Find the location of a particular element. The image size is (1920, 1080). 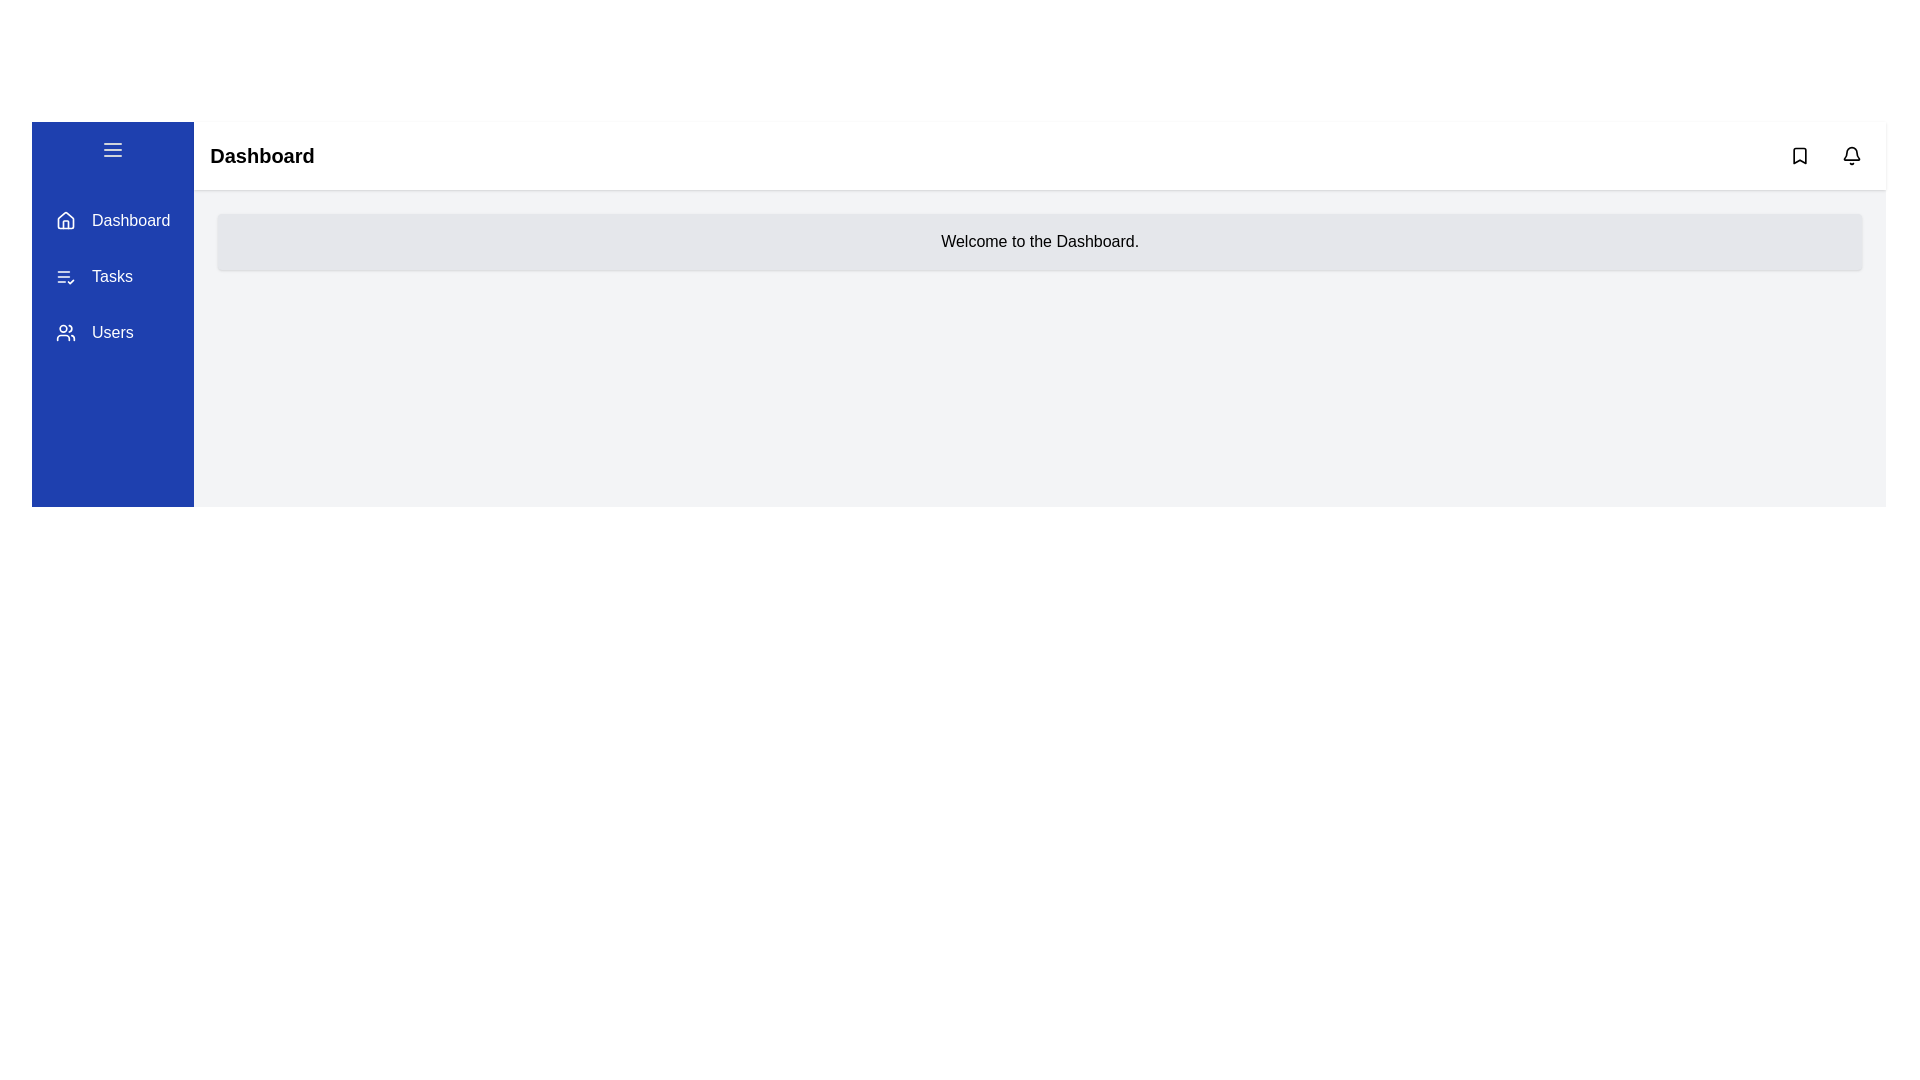

the house-shaped icon in the vertical navigation bar on the left side of the interface is located at coordinates (66, 219).